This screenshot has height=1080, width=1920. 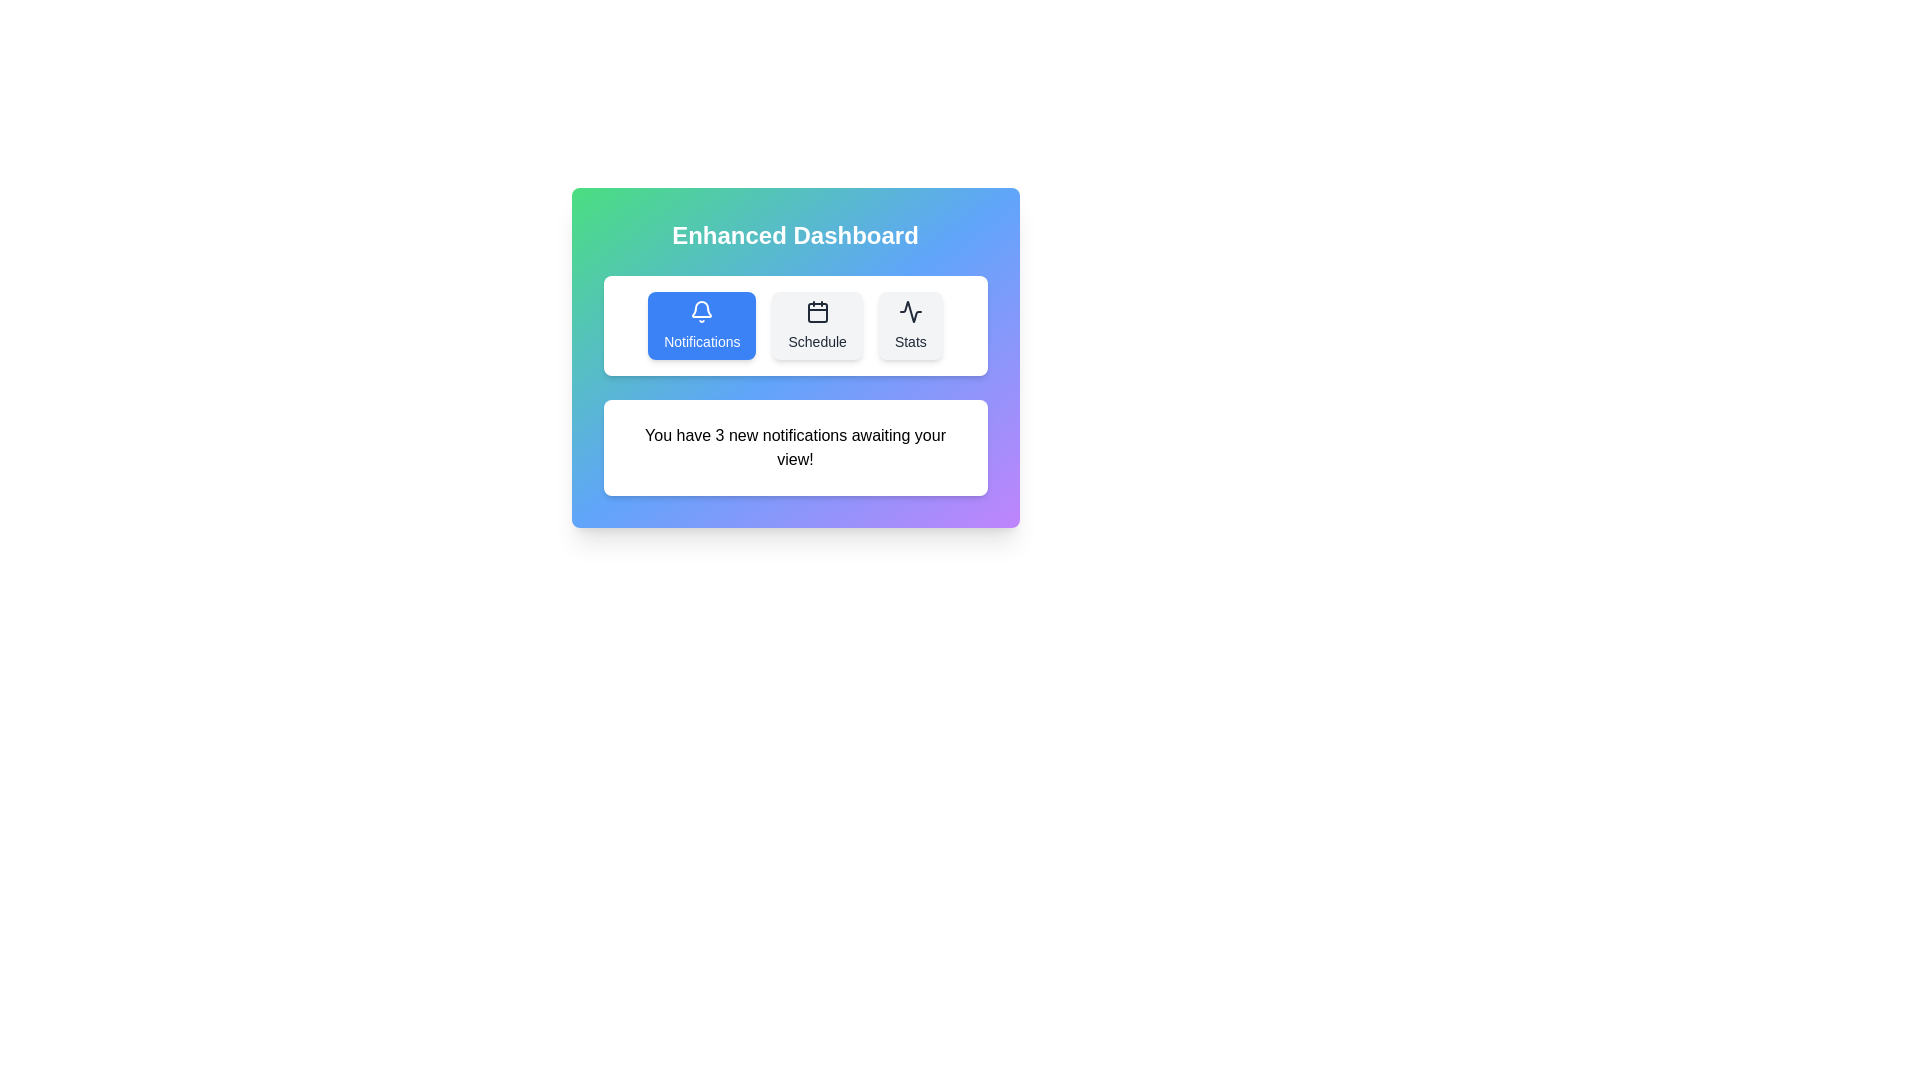 What do you see at coordinates (817, 325) in the screenshot?
I see `the 'Schedule' button, which is a rectangular button with rounded corners displaying a calendar icon and is located in the 'Enhanced Dashboard' section between the 'Notifications' and 'Stats' buttons` at bounding box center [817, 325].